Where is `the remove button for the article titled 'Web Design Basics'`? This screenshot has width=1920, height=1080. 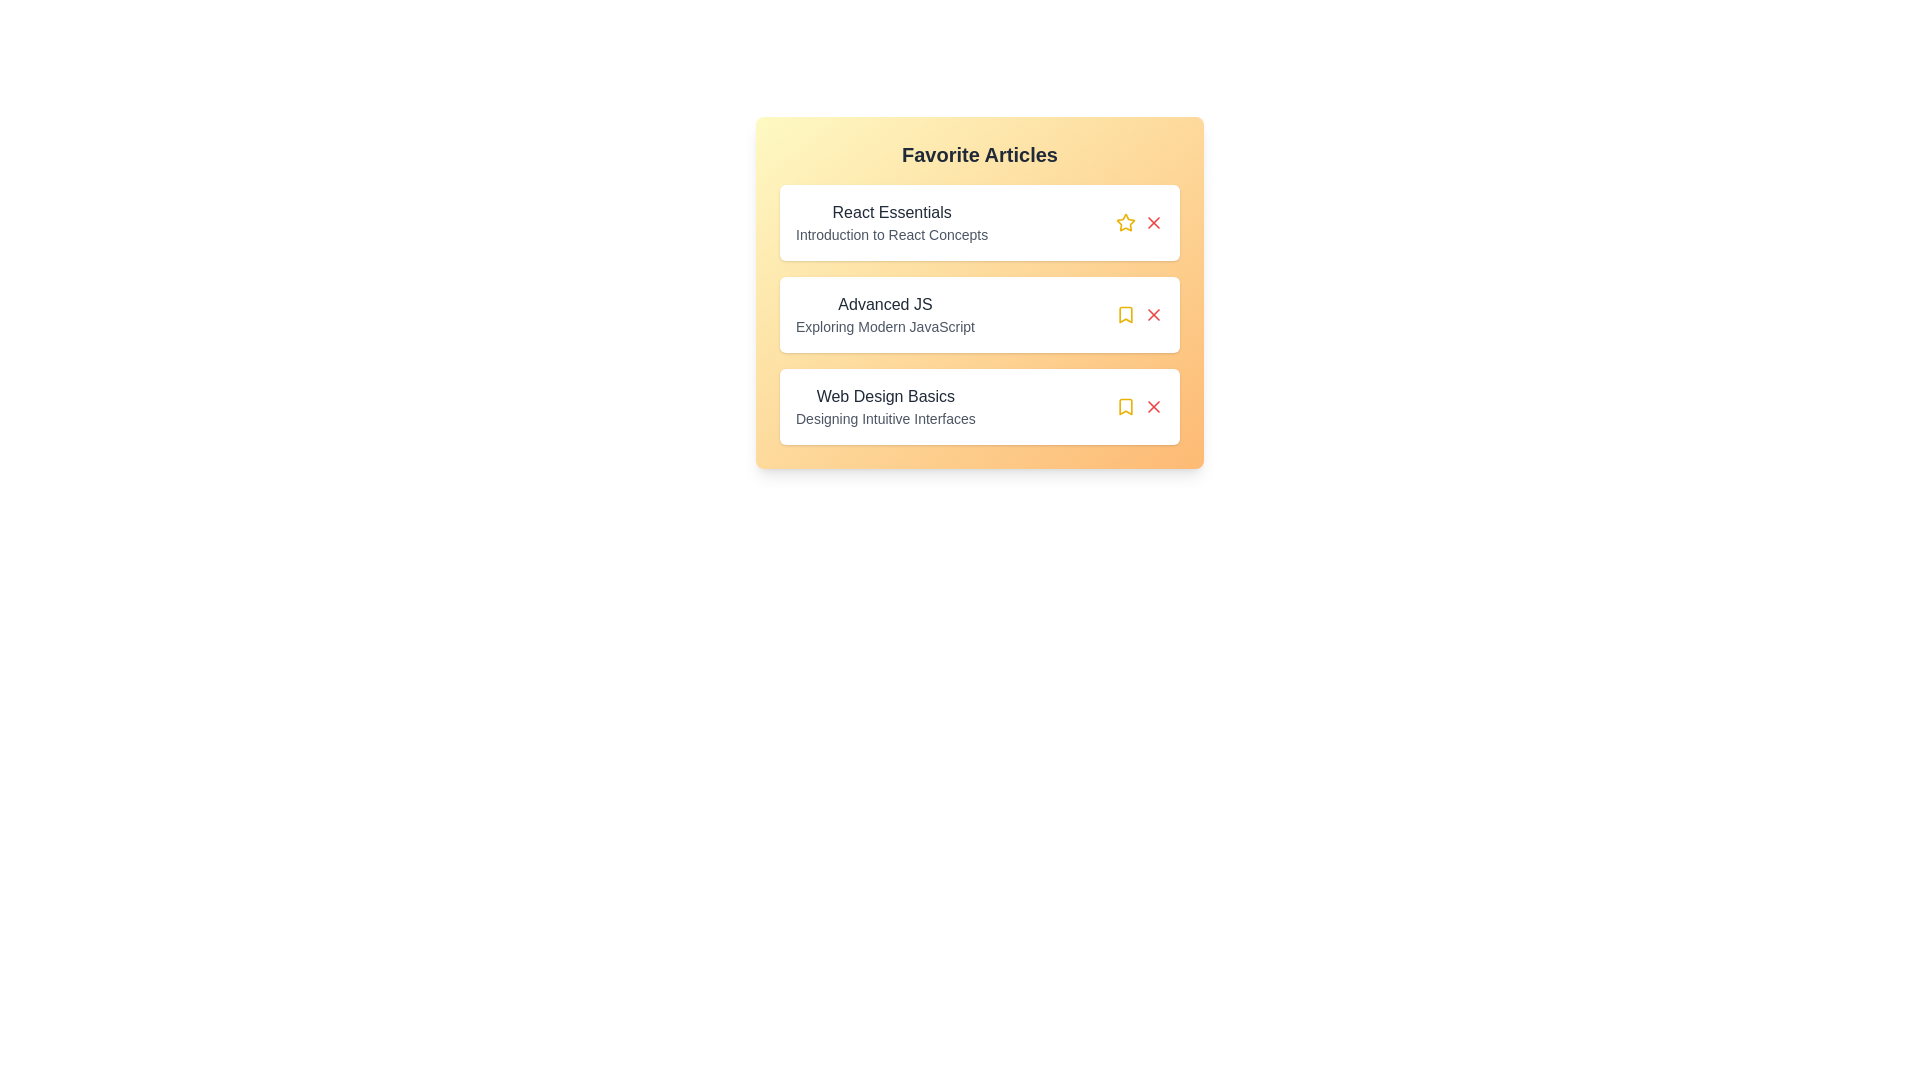
the remove button for the article titled 'Web Design Basics' is located at coordinates (1153, 406).